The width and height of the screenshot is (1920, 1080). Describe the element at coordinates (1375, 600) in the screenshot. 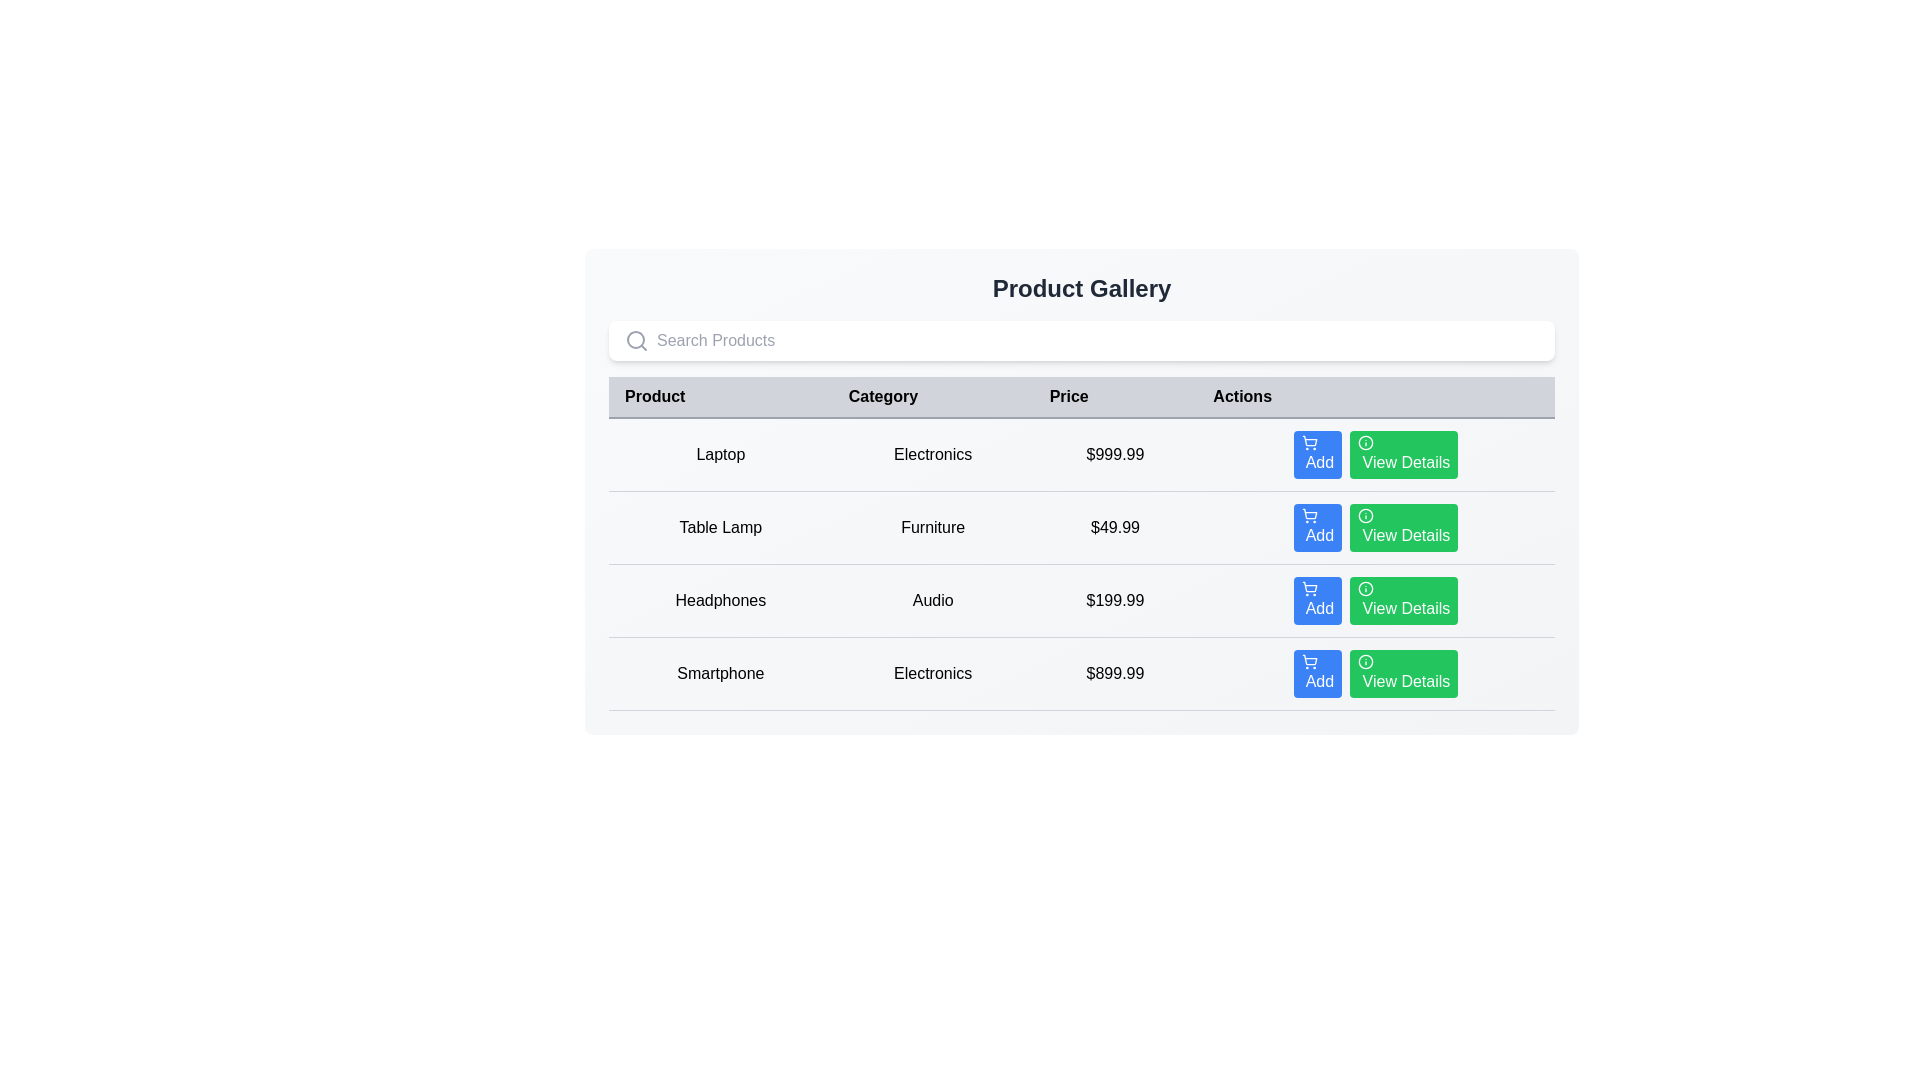

I see `the green 'View Details' button located in the last column of the 'Headphones' row under the 'Actions' column` at that location.